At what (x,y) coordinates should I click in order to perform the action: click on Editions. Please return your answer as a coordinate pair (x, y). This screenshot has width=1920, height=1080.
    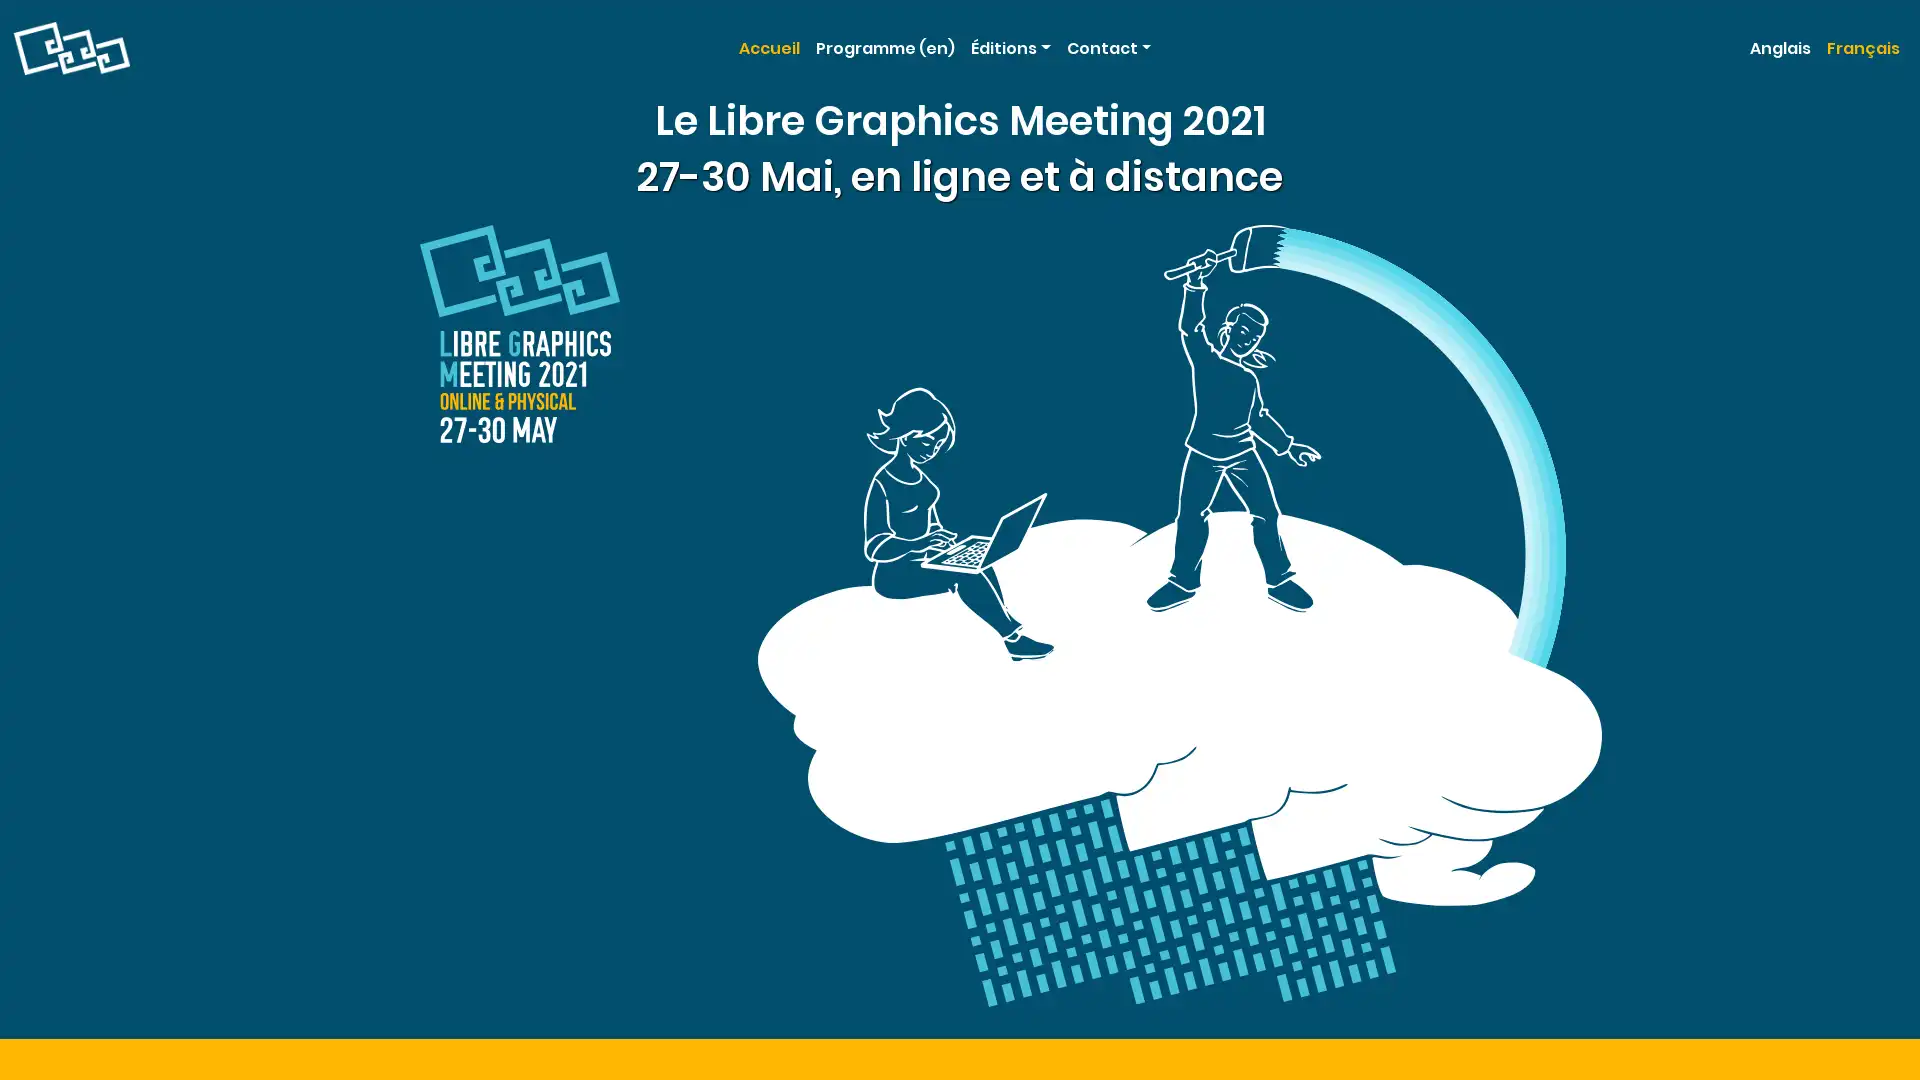
    Looking at the image, I should click on (1009, 46).